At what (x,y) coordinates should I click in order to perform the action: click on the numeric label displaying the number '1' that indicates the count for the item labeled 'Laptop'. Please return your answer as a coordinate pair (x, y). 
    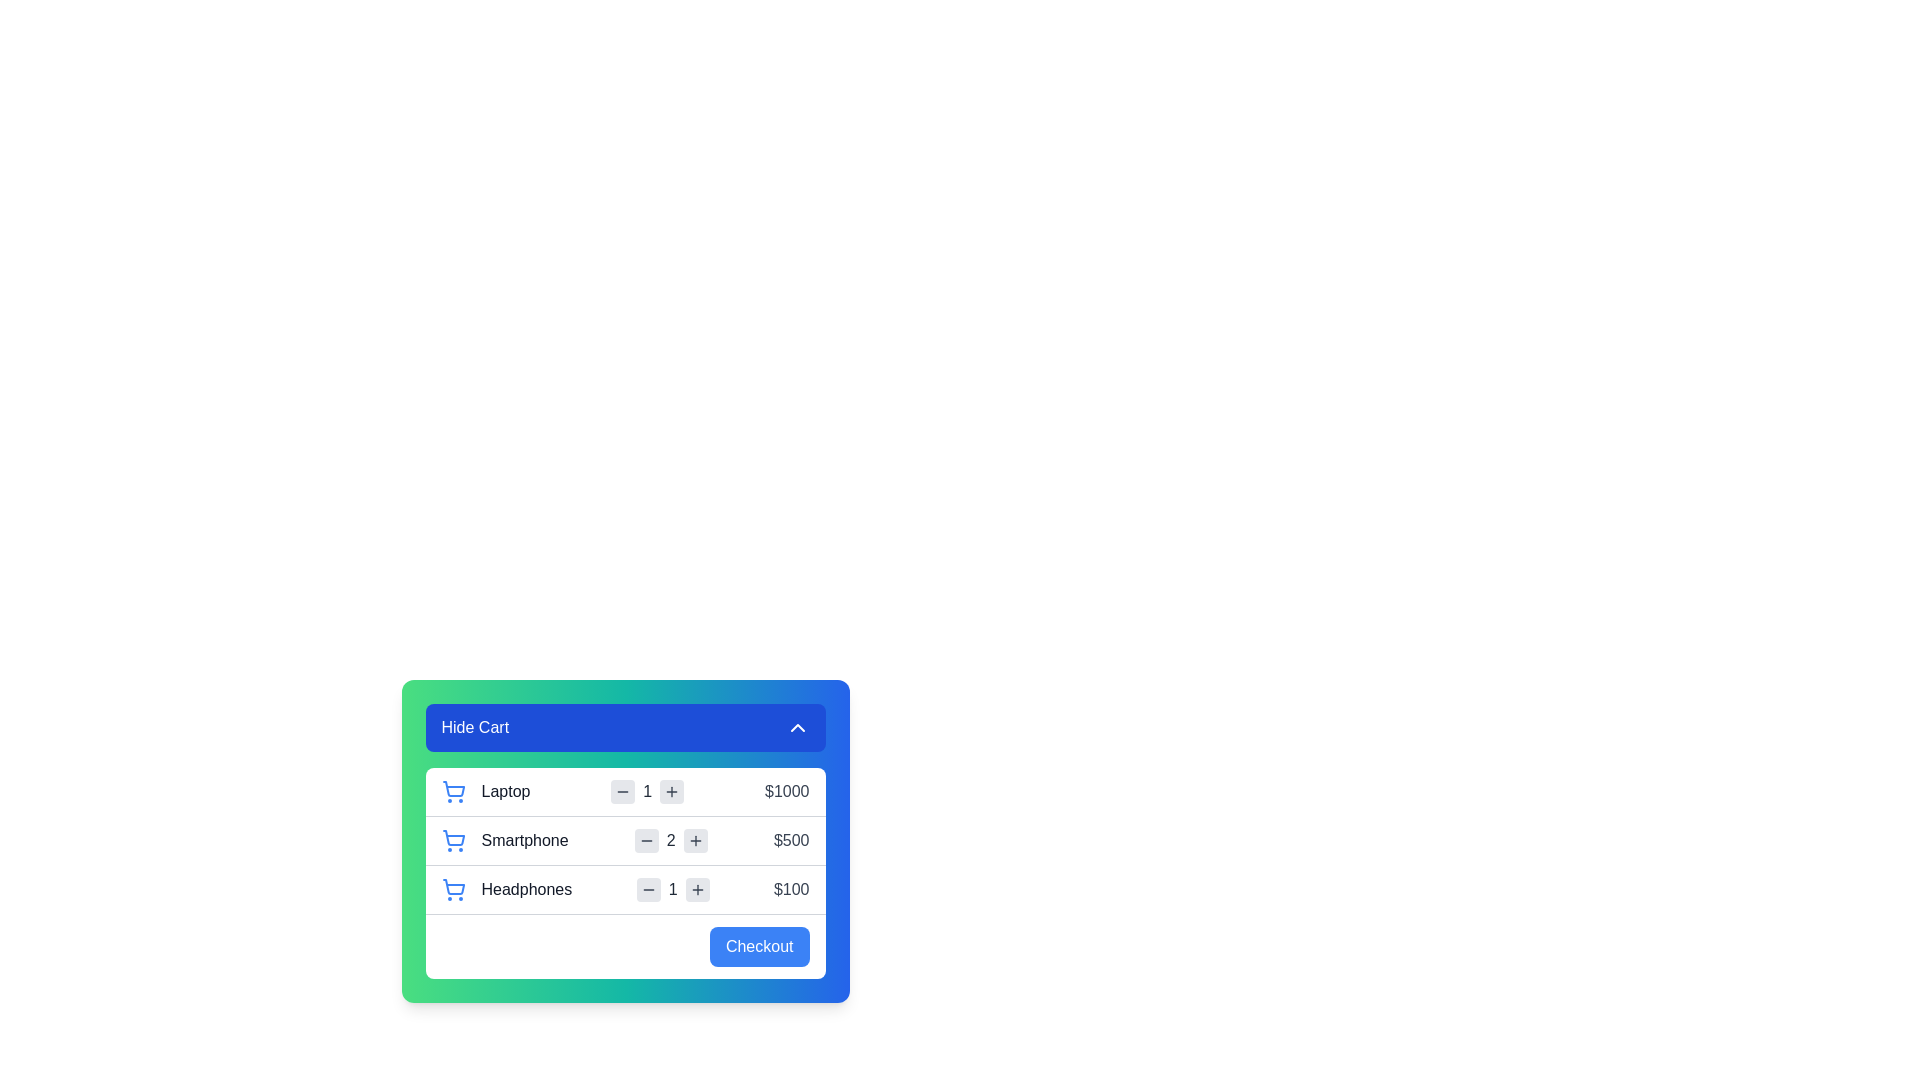
    Looking at the image, I should click on (647, 790).